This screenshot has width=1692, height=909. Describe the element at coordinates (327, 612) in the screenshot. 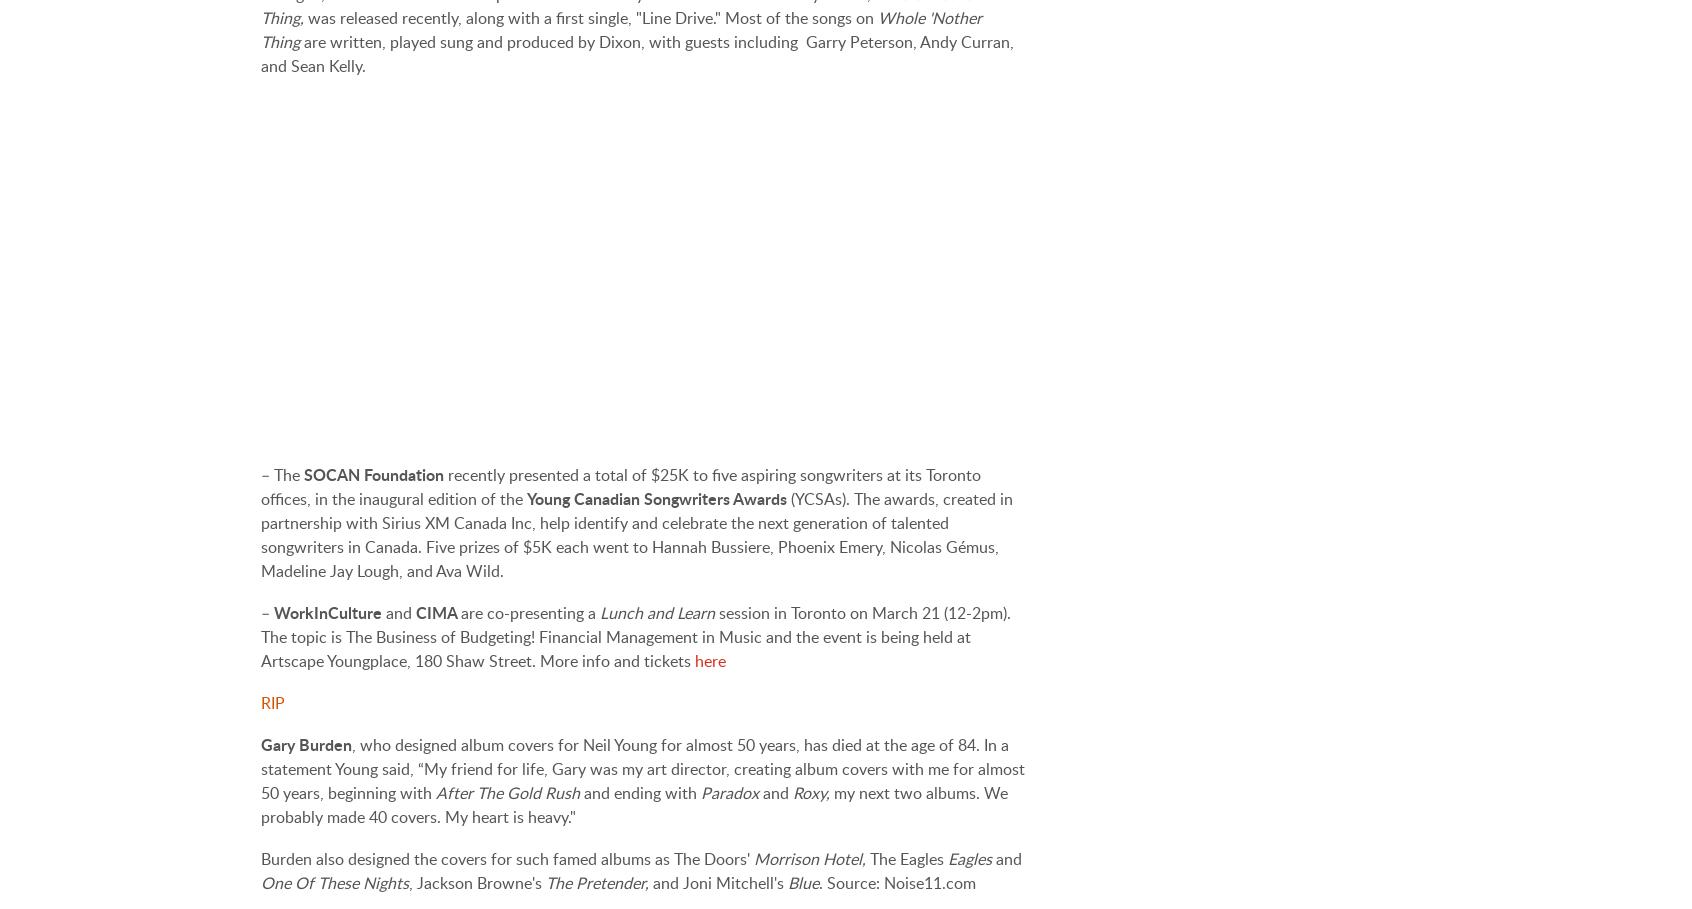

I see `'WorkInCulture'` at that location.